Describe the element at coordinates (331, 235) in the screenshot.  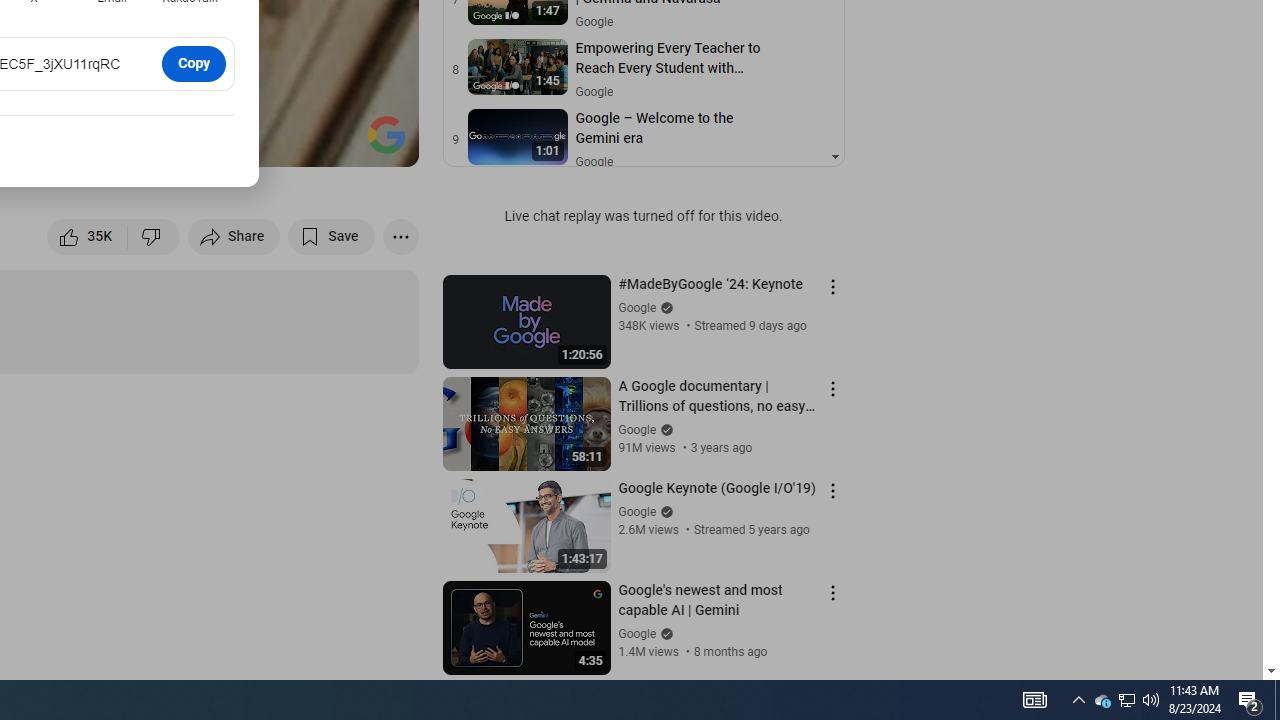
I see `'Save to playlist'` at that location.